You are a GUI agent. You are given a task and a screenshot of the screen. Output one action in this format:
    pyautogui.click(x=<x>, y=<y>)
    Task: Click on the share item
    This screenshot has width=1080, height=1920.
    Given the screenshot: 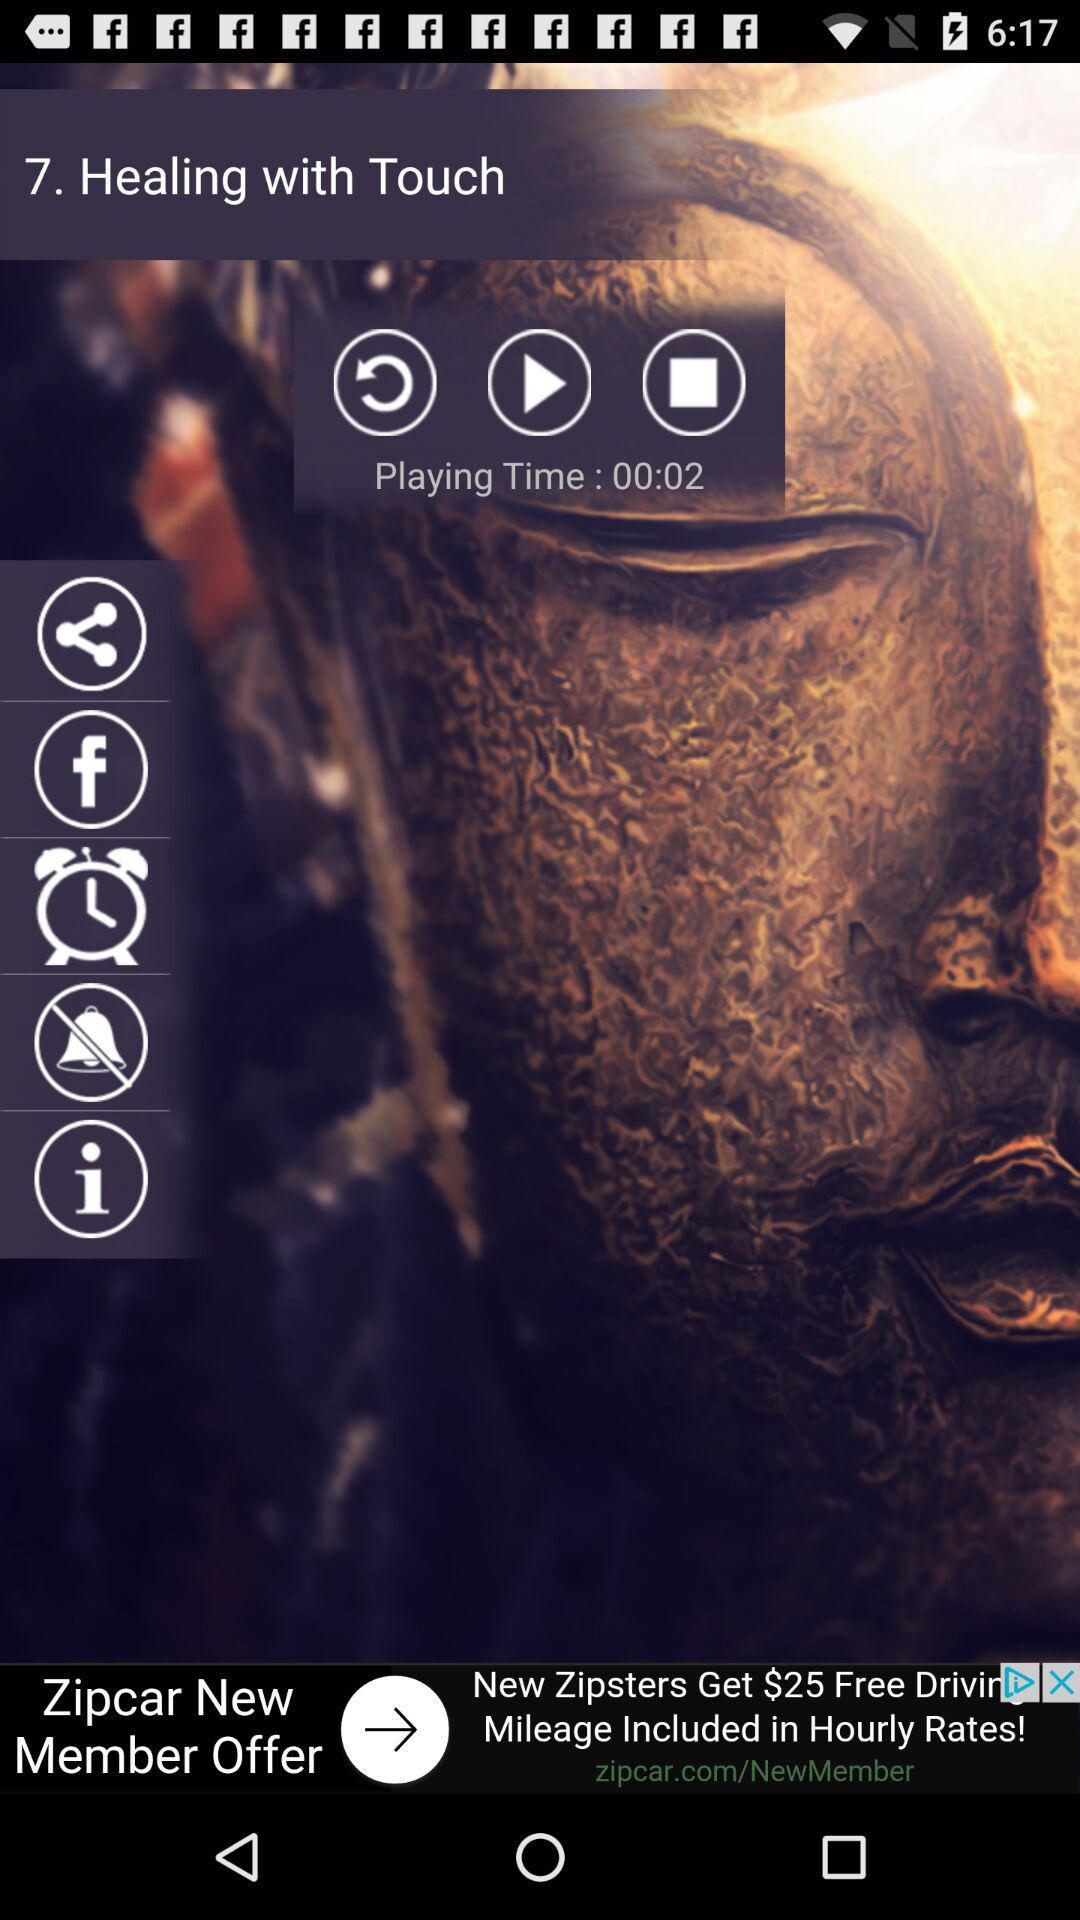 What is the action you would take?
    pyautogui.click(x=91, y=632)
    